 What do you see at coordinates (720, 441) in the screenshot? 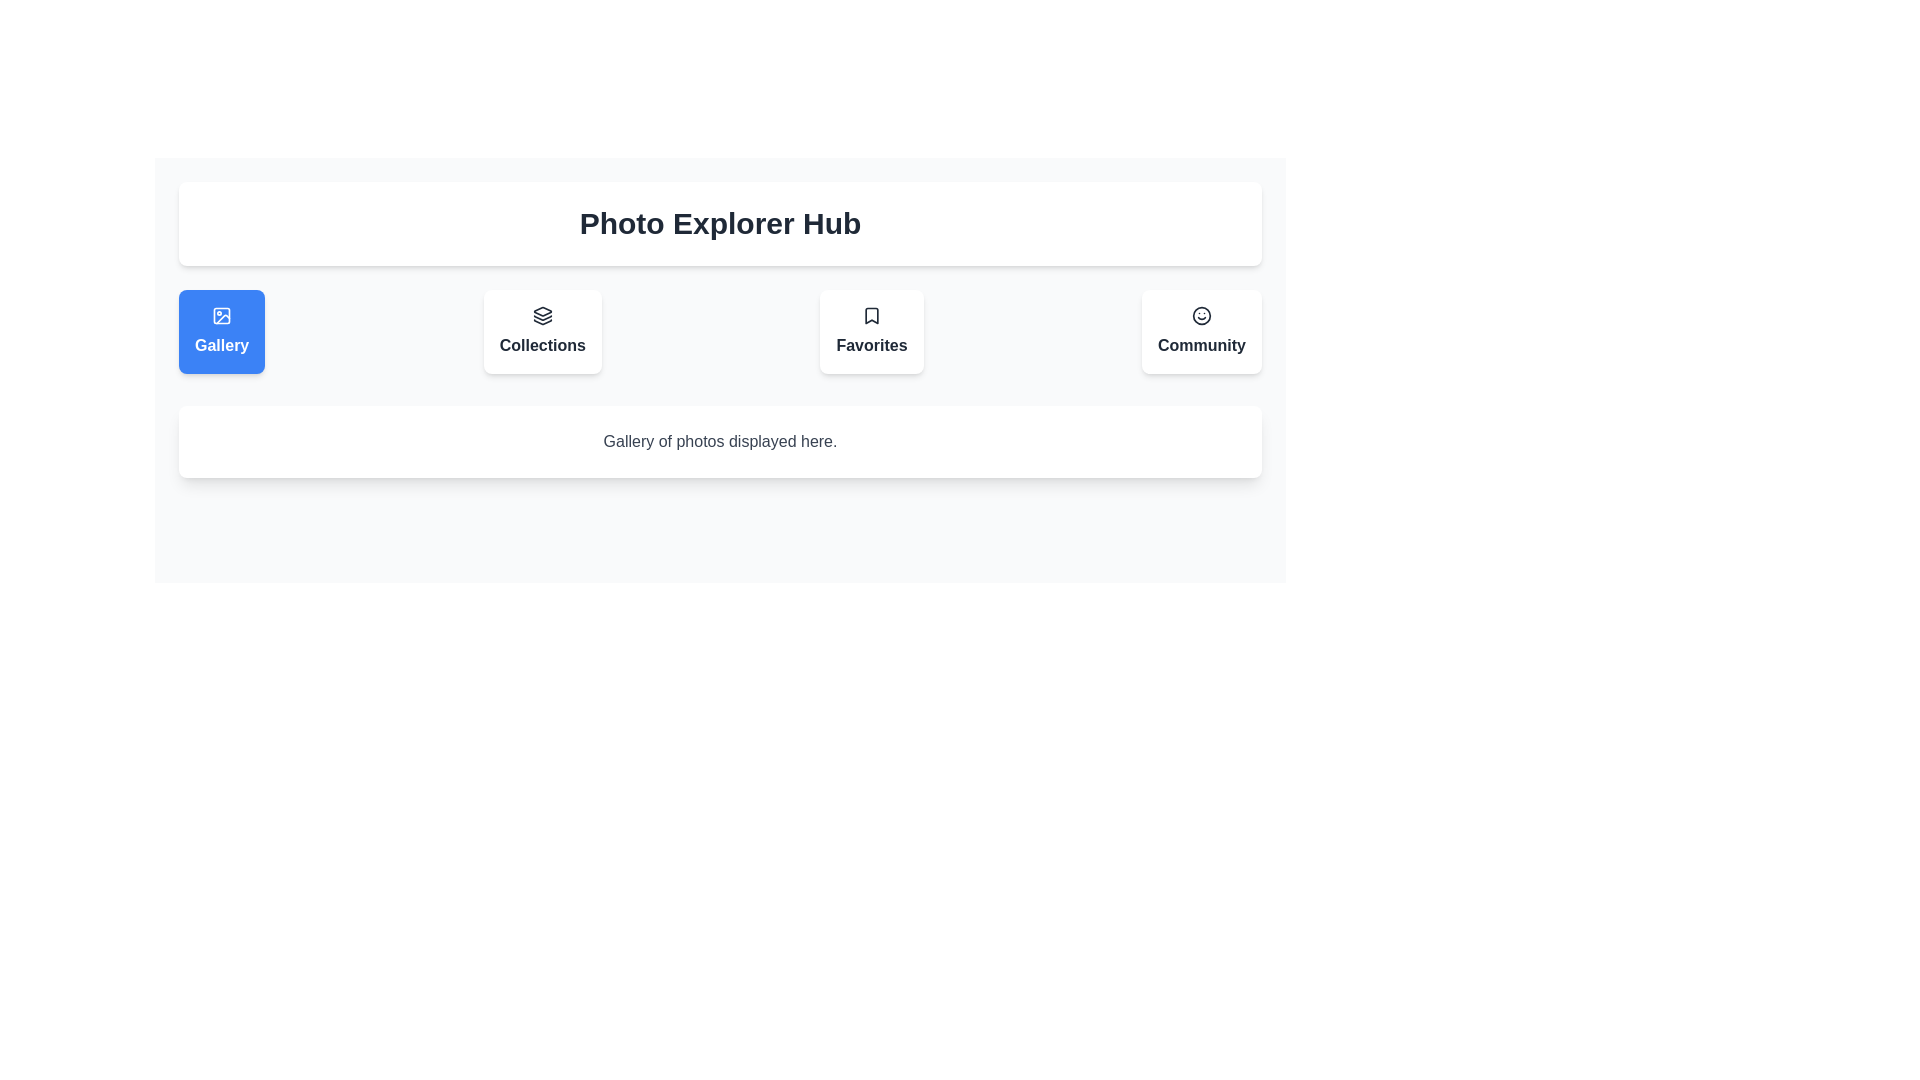
I see `text that says 'Gallery of photos displayed here.' which is styled in gray color and located slightly below the center of the visible interface` at bounding box center [720, 441].